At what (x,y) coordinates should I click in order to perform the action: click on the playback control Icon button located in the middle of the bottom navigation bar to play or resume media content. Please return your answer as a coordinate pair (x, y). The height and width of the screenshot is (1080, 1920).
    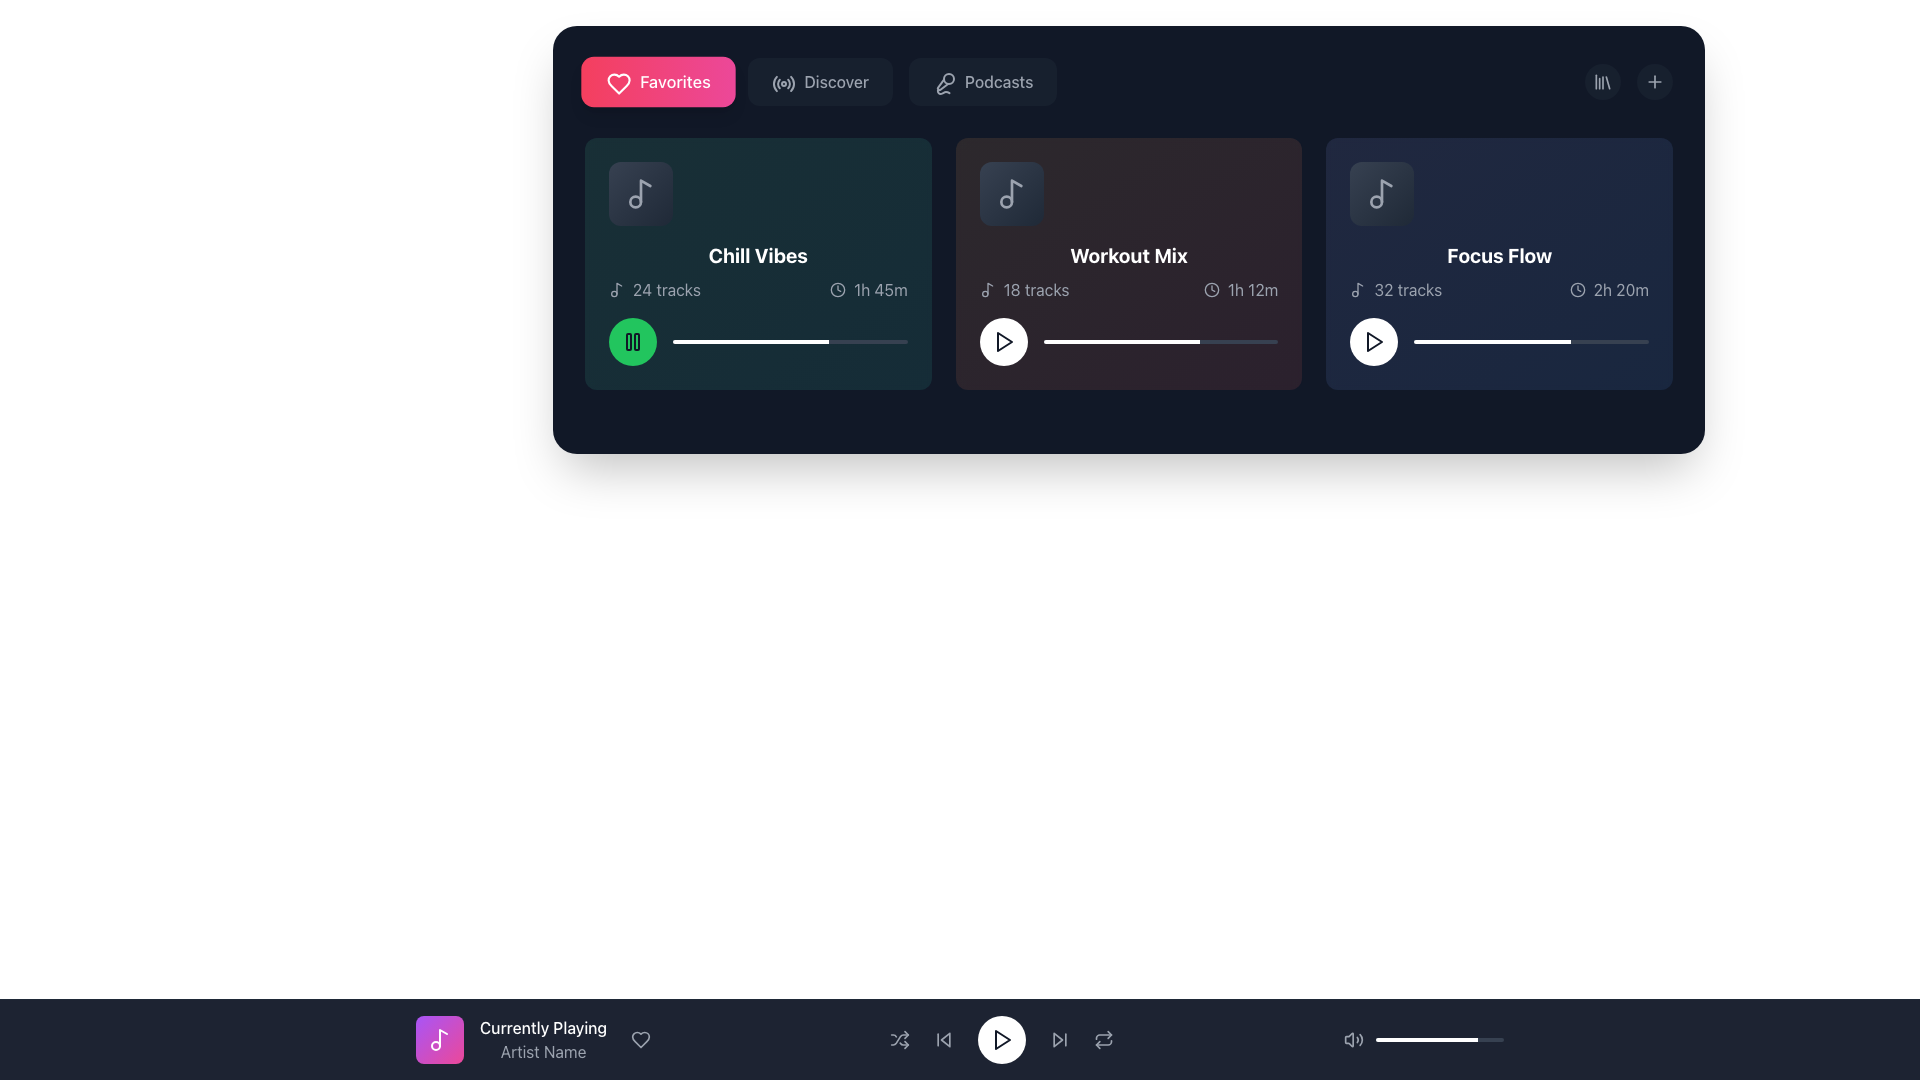
    Looking at the image, I should click on (1001, 1039).